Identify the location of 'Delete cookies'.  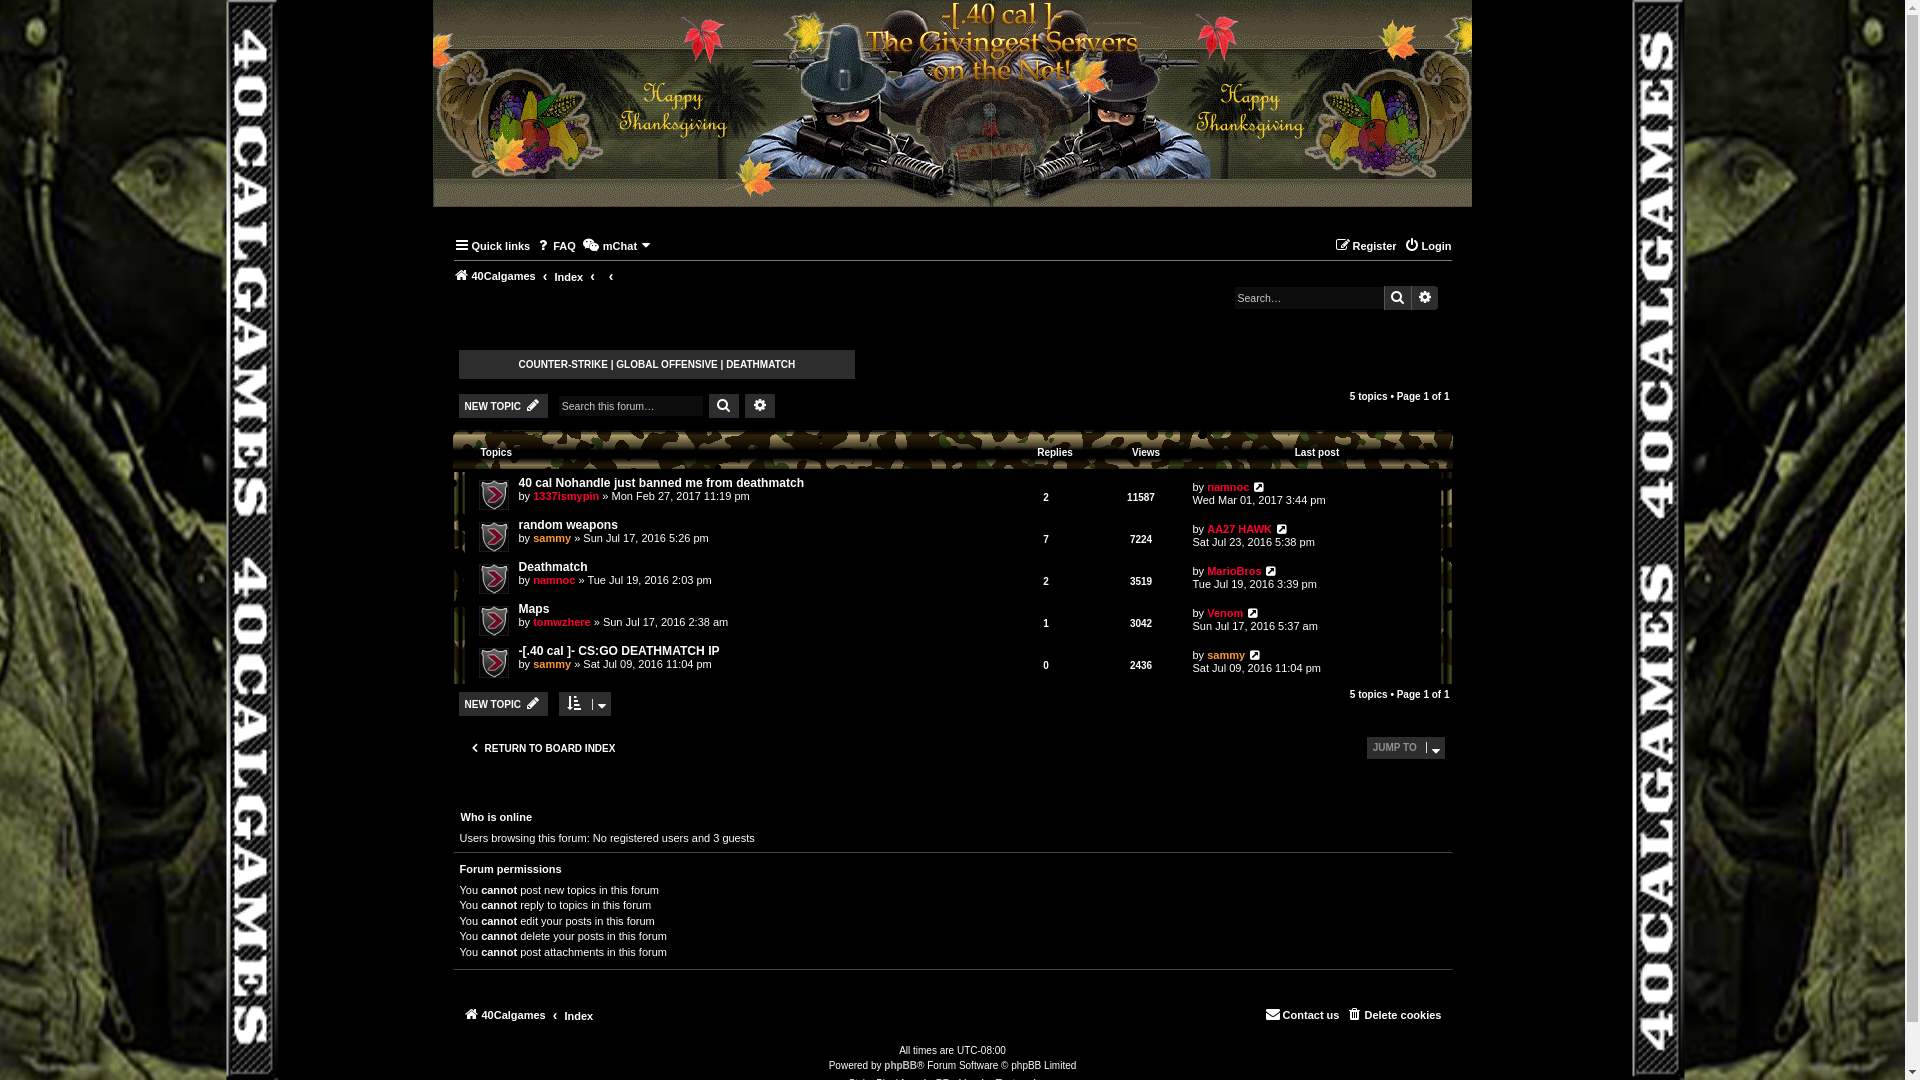
(1392, 1014).